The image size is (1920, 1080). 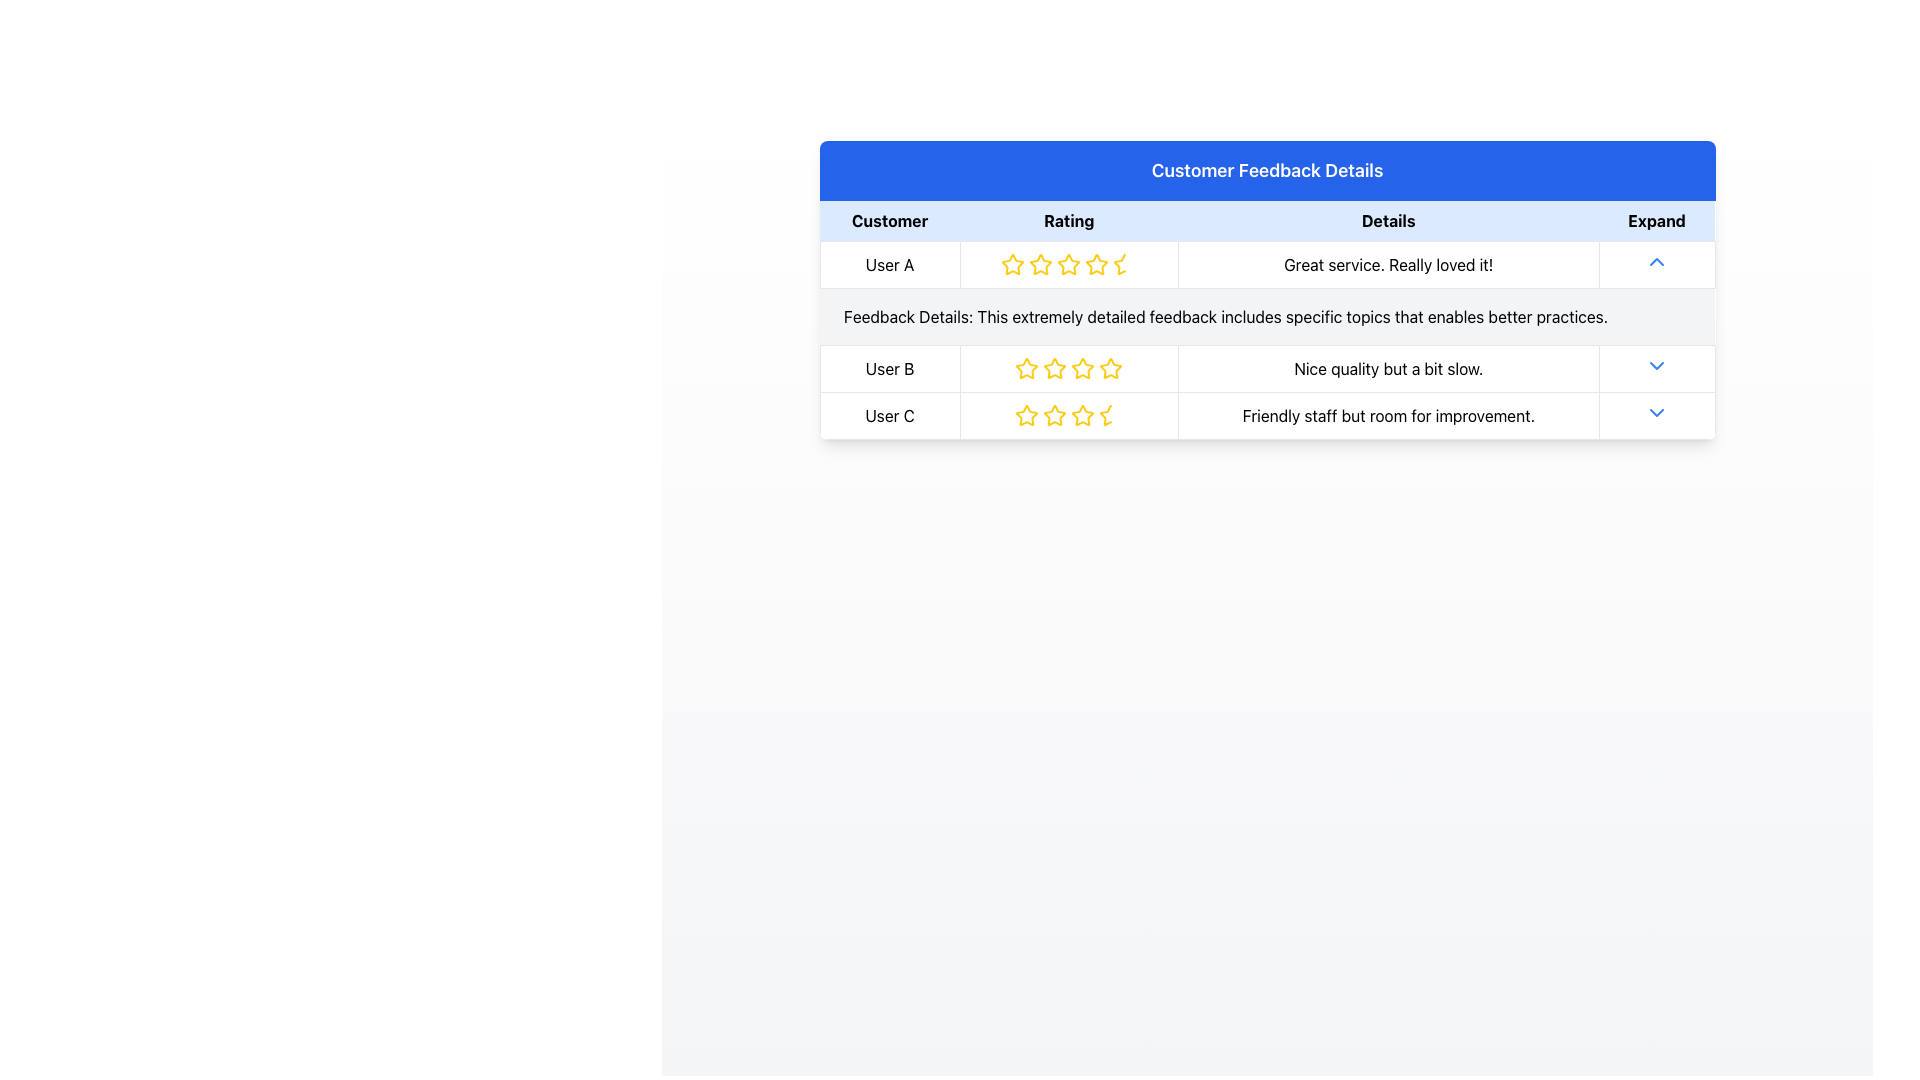 What do you see at coordinates (1040, 264) in the screenshot?
I see `the second star icon with a yellow outline in the rating column under 'User A' in the 'Customer Feedback Details' table` at bounding box center [1040, 264].